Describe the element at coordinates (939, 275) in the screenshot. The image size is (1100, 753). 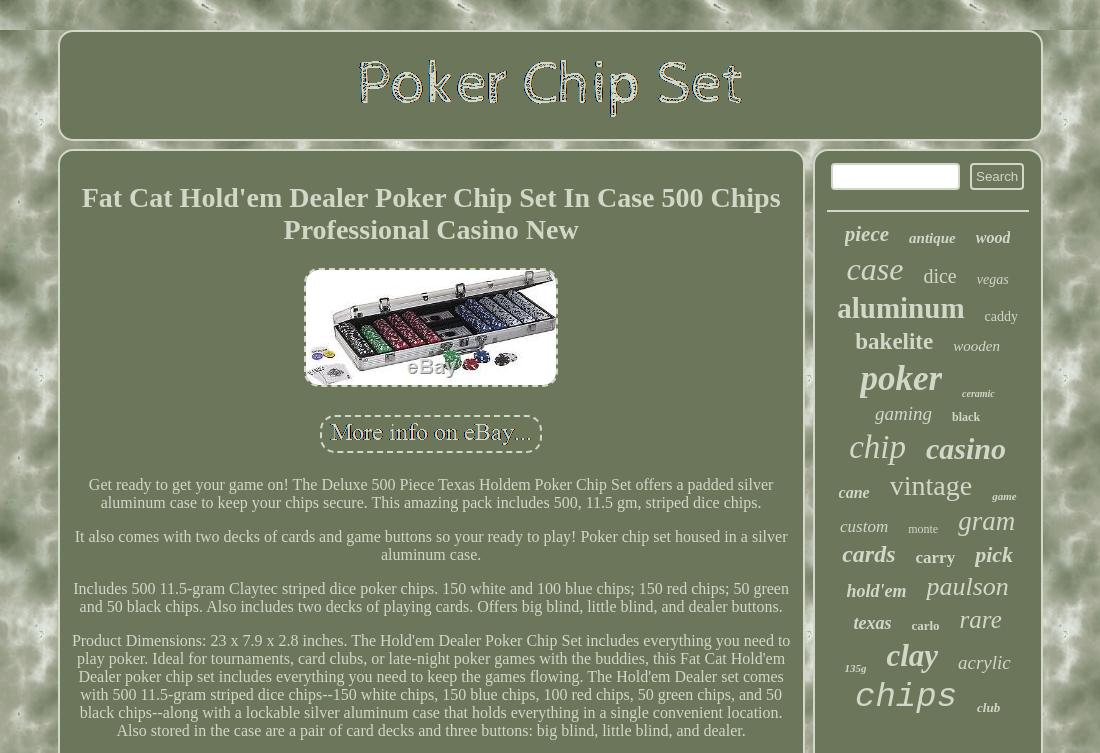
I see `'dice'` at that location.